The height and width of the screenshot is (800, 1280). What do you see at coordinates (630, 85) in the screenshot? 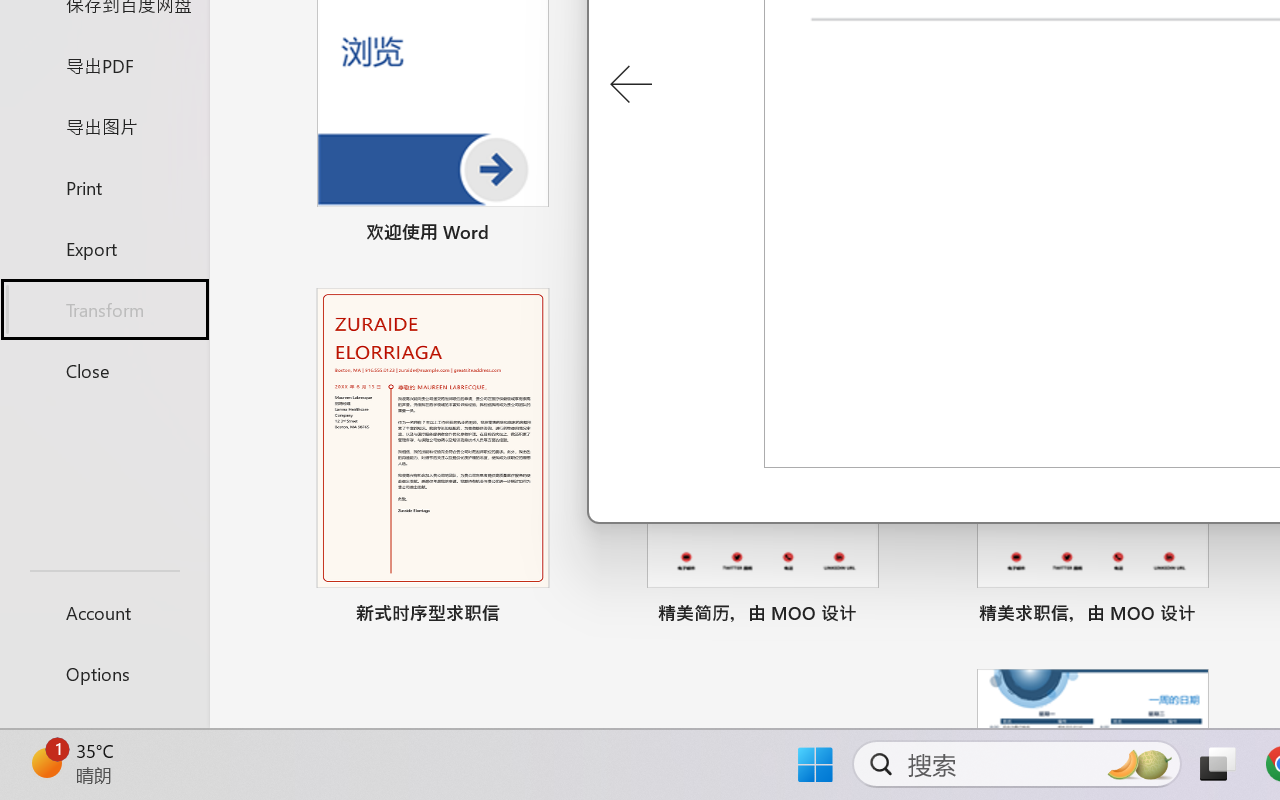
I see `'Previous Template'` at bounding box center [630, 85].